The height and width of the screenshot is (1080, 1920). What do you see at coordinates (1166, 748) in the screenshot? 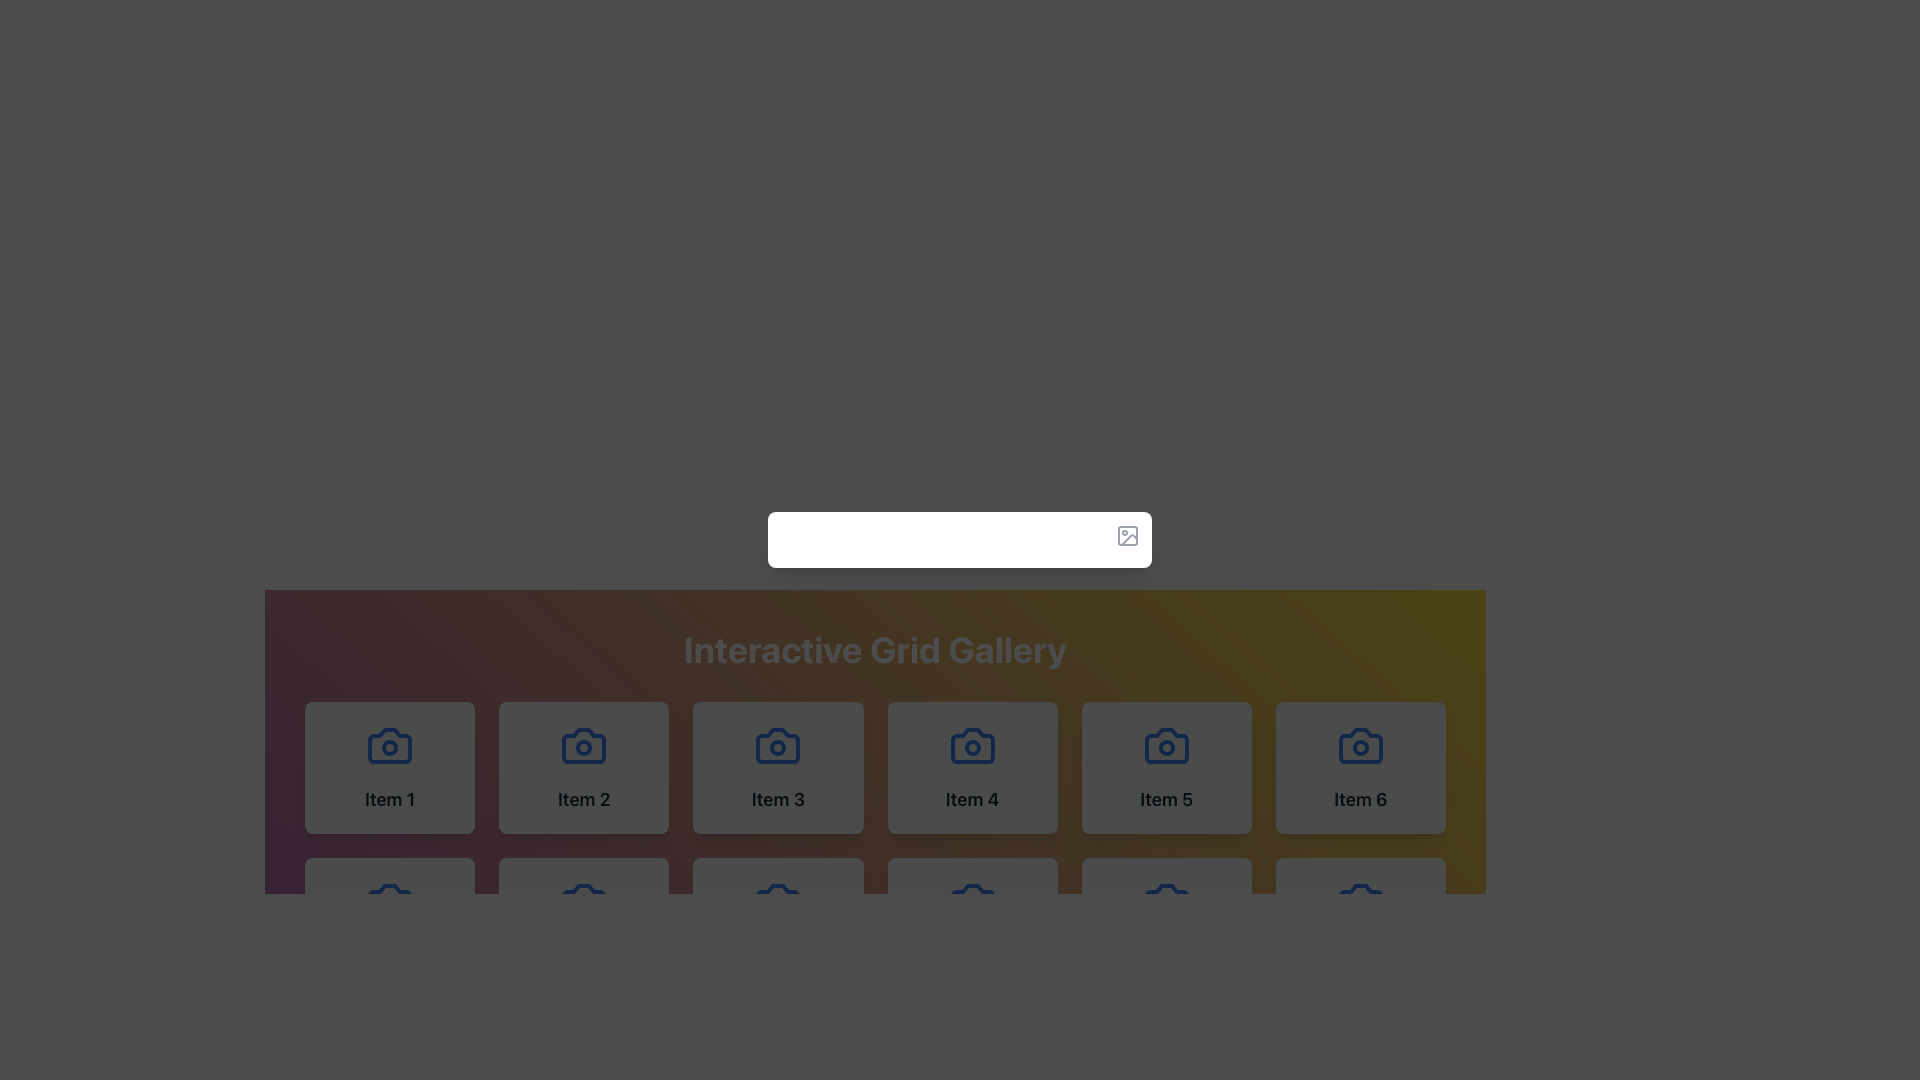
I see `the central feature inside the lens circle of the fifth camera icon in the row of six camera icons` at bounding box center [1166, 748].